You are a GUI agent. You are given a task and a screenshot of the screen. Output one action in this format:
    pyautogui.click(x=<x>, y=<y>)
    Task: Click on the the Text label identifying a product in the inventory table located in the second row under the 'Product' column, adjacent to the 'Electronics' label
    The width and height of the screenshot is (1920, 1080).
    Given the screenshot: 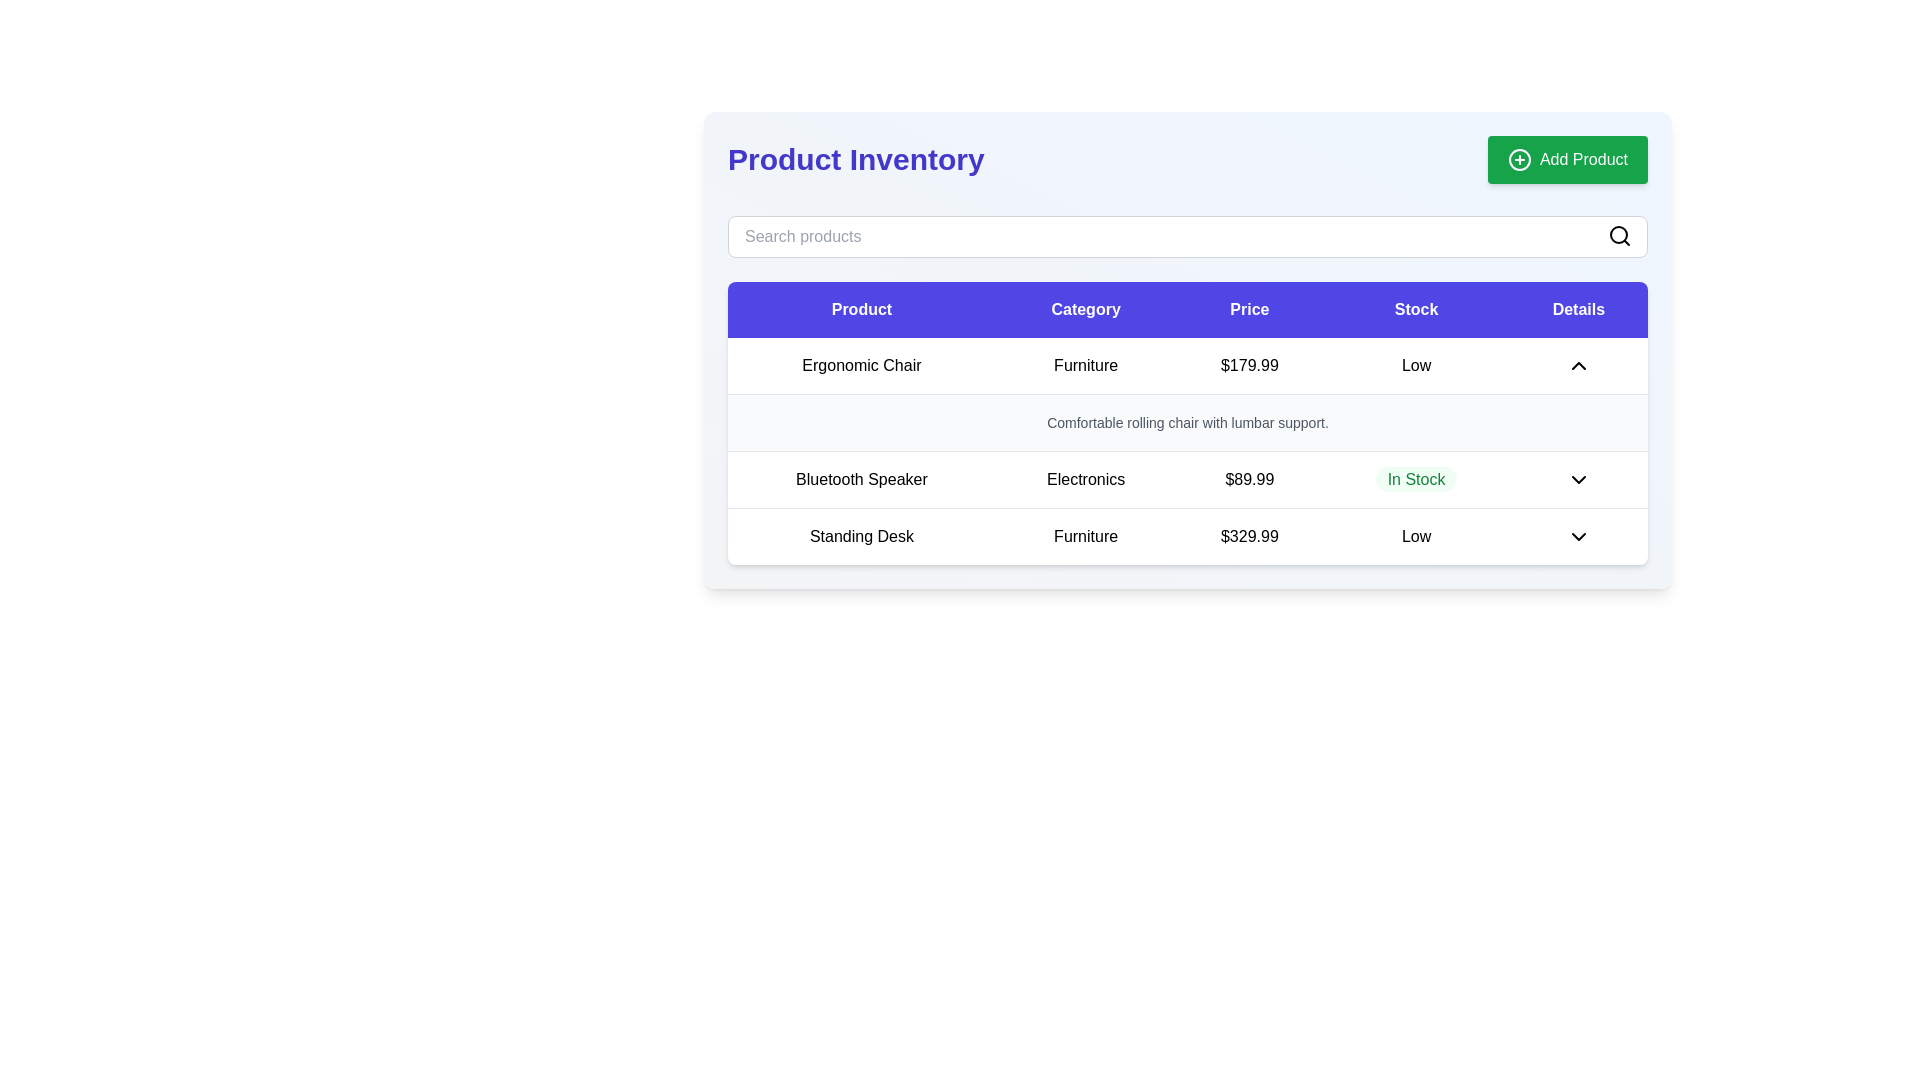 What is the action you would take?
    pyautogui.click(x=861, y=479)
    